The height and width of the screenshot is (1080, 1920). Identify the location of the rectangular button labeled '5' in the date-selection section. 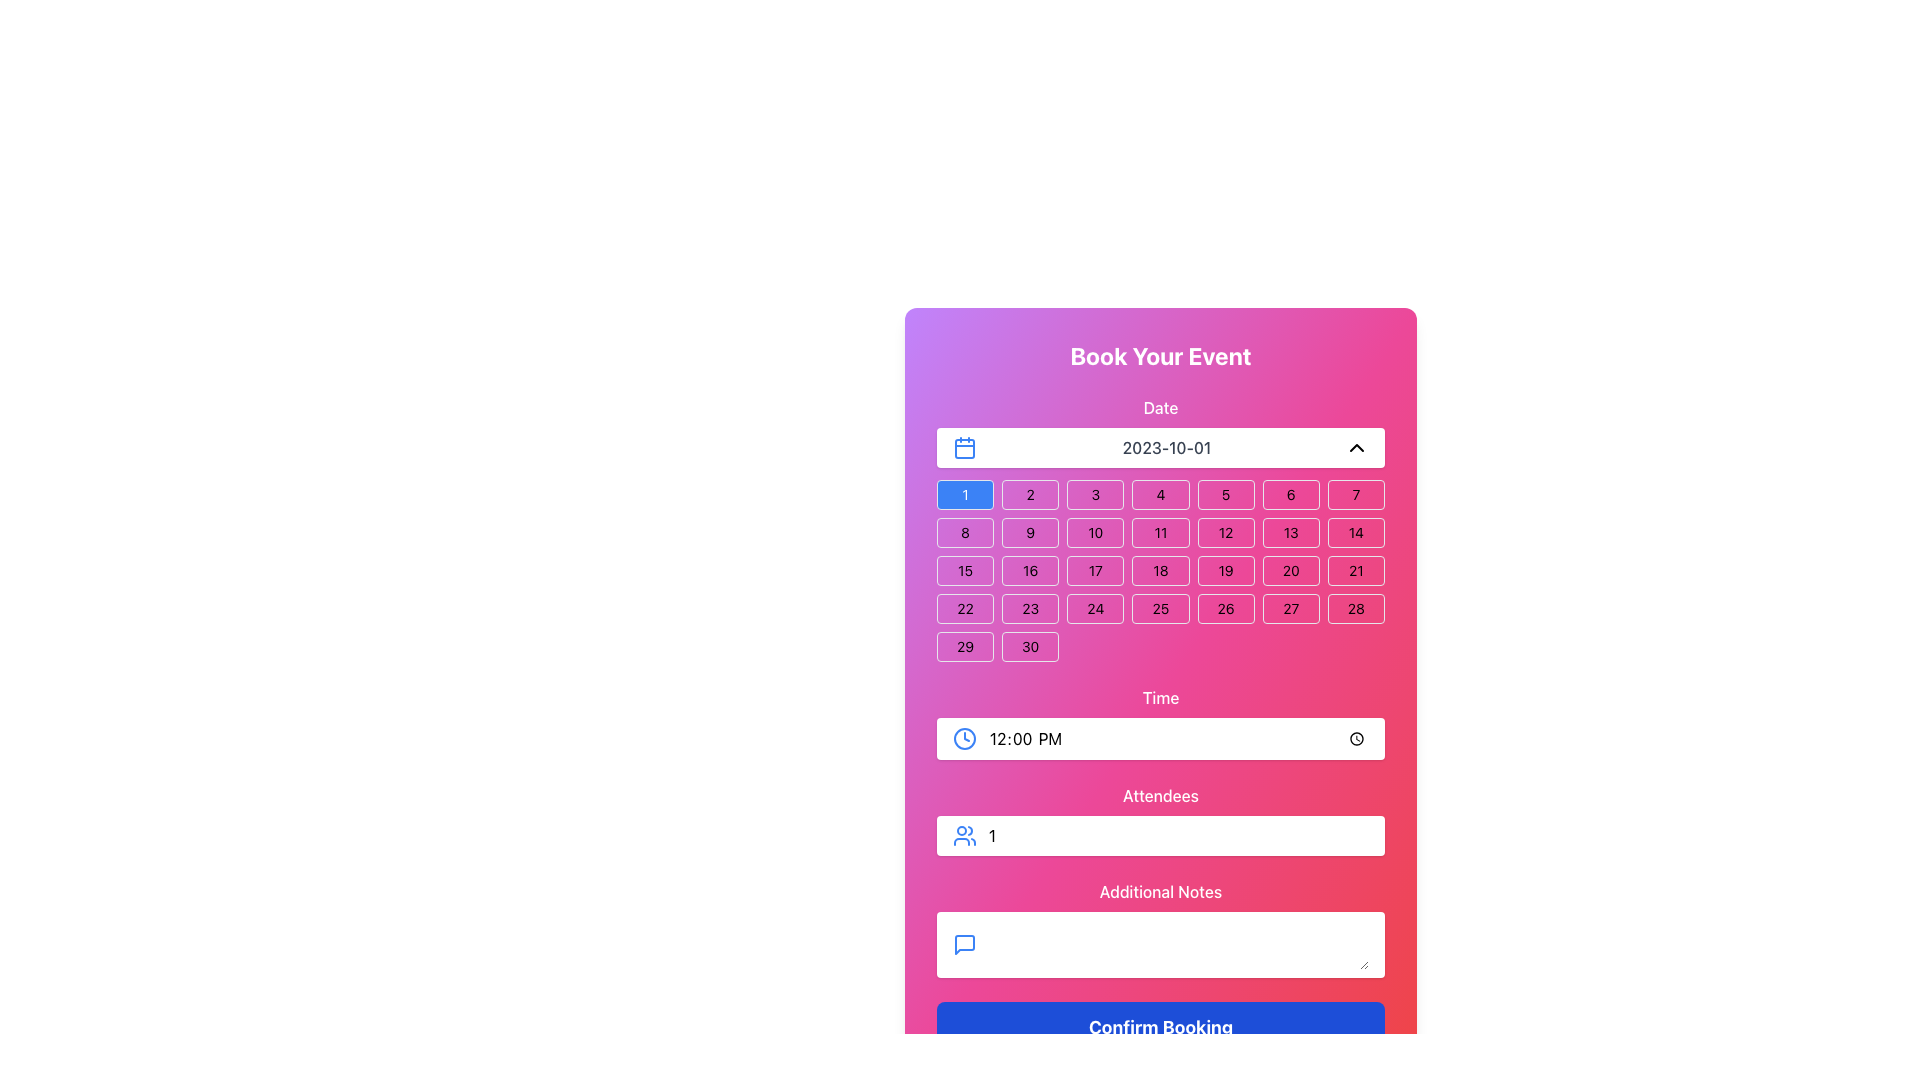
(1224, 494).